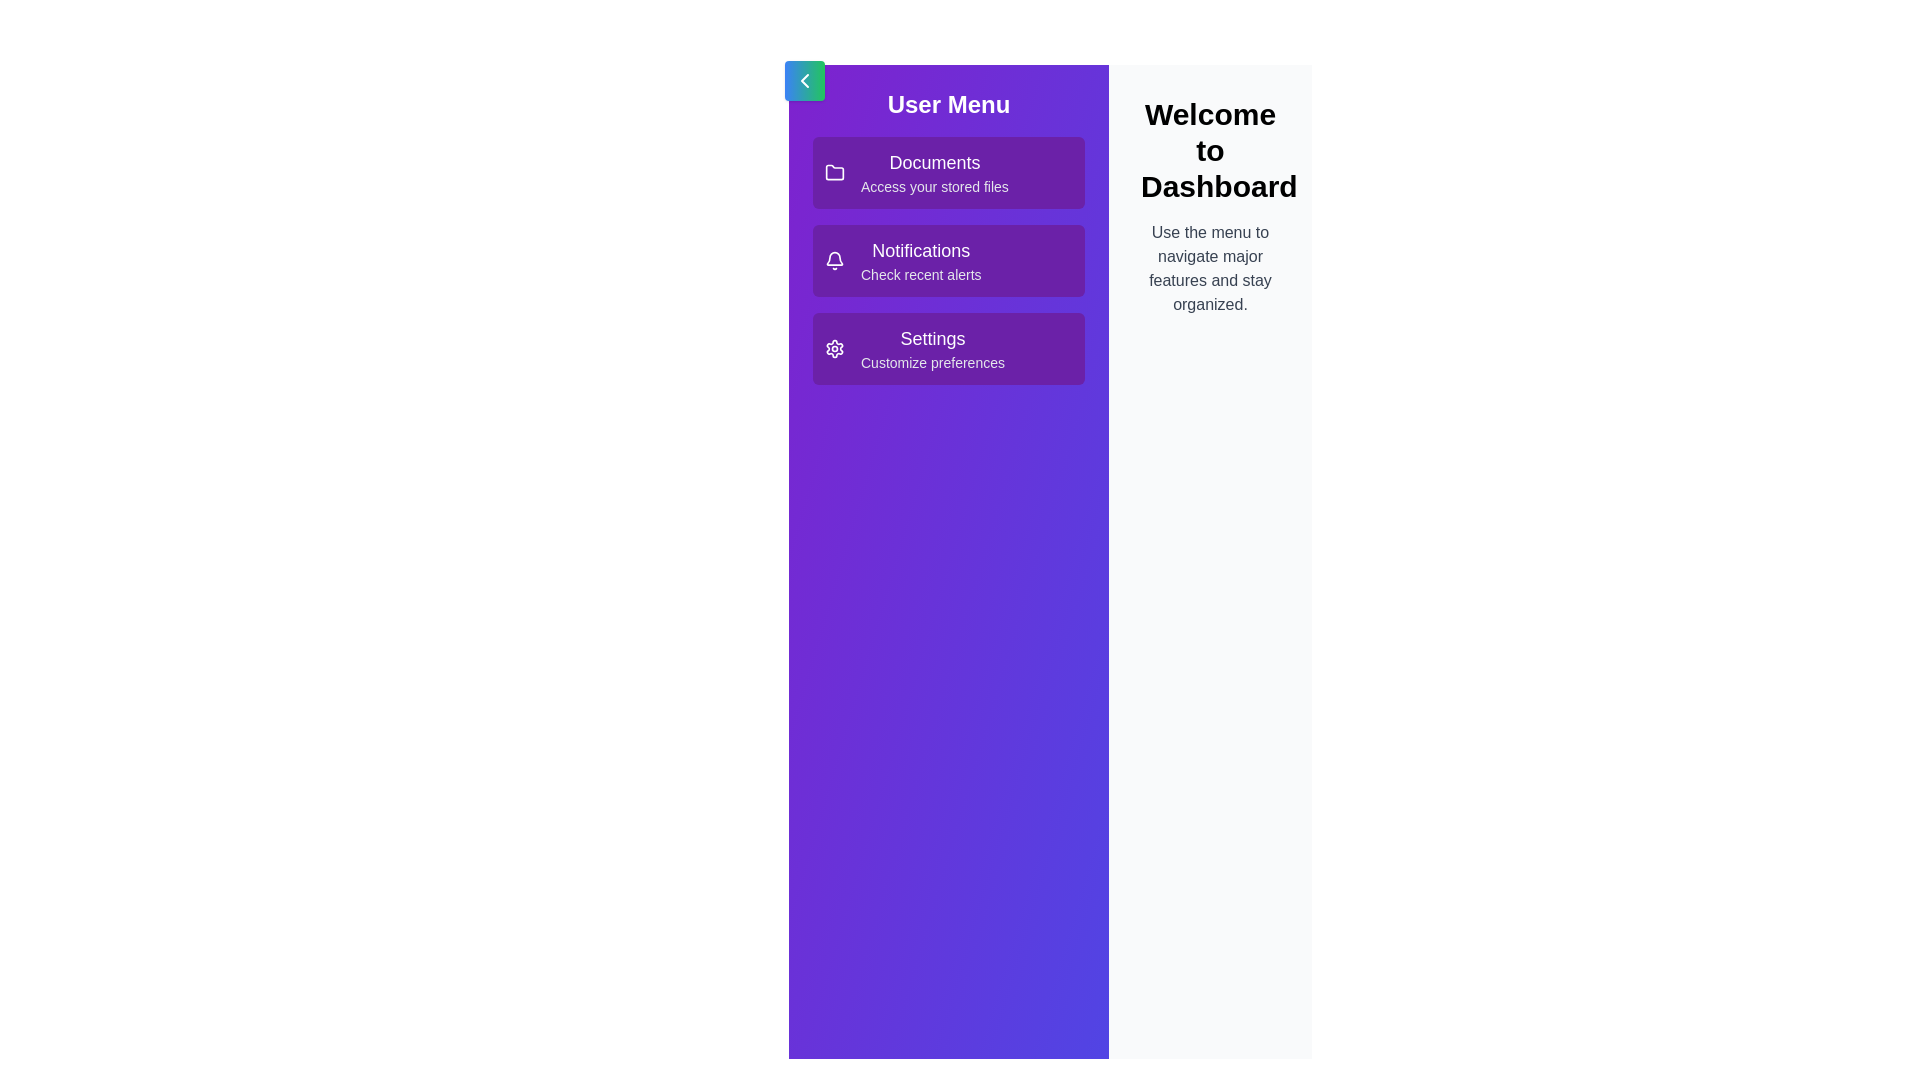  What do you see at coordinates (948, 260) in the screenshot?
I see `the menu item Notifications to view its hover effect` at bounding box center [948, 260].